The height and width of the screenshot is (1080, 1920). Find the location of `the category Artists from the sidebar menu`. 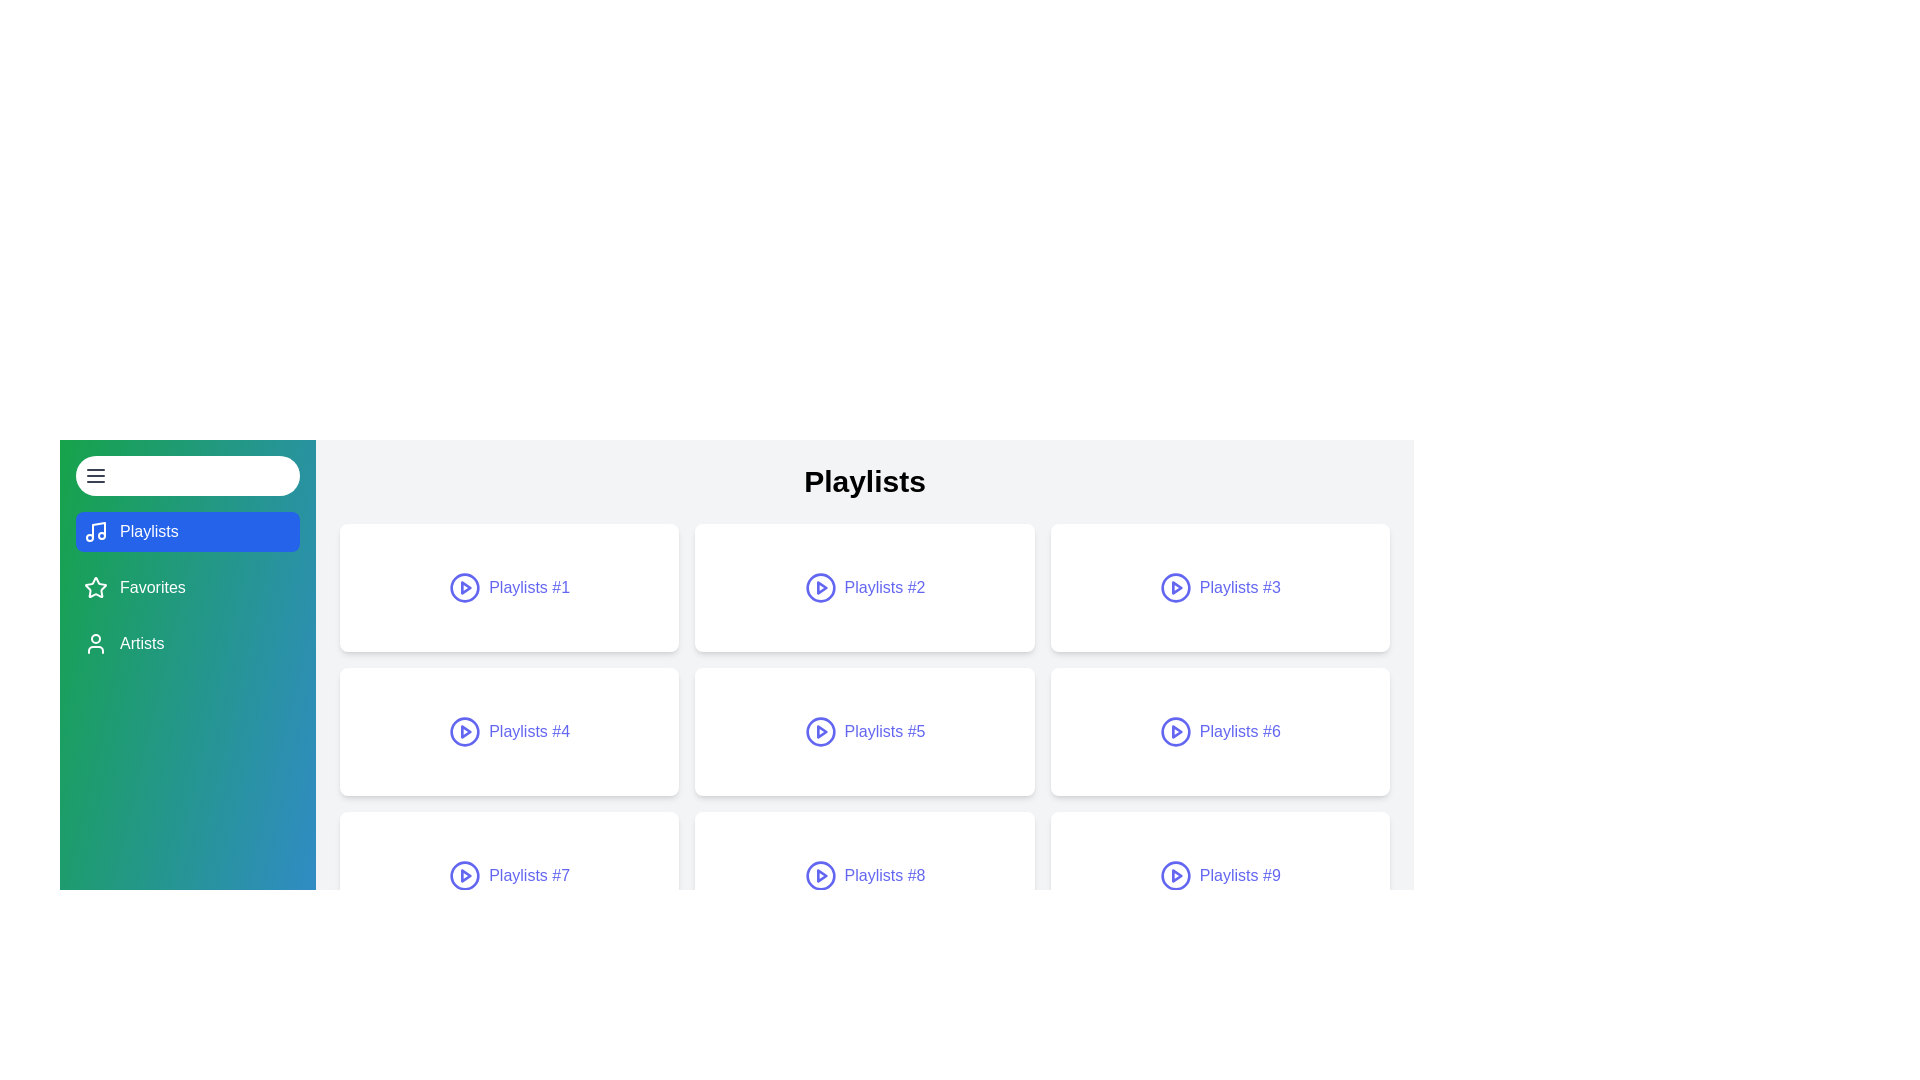

the category Artists from the sidebar menu is located at coordinates (187, 644).